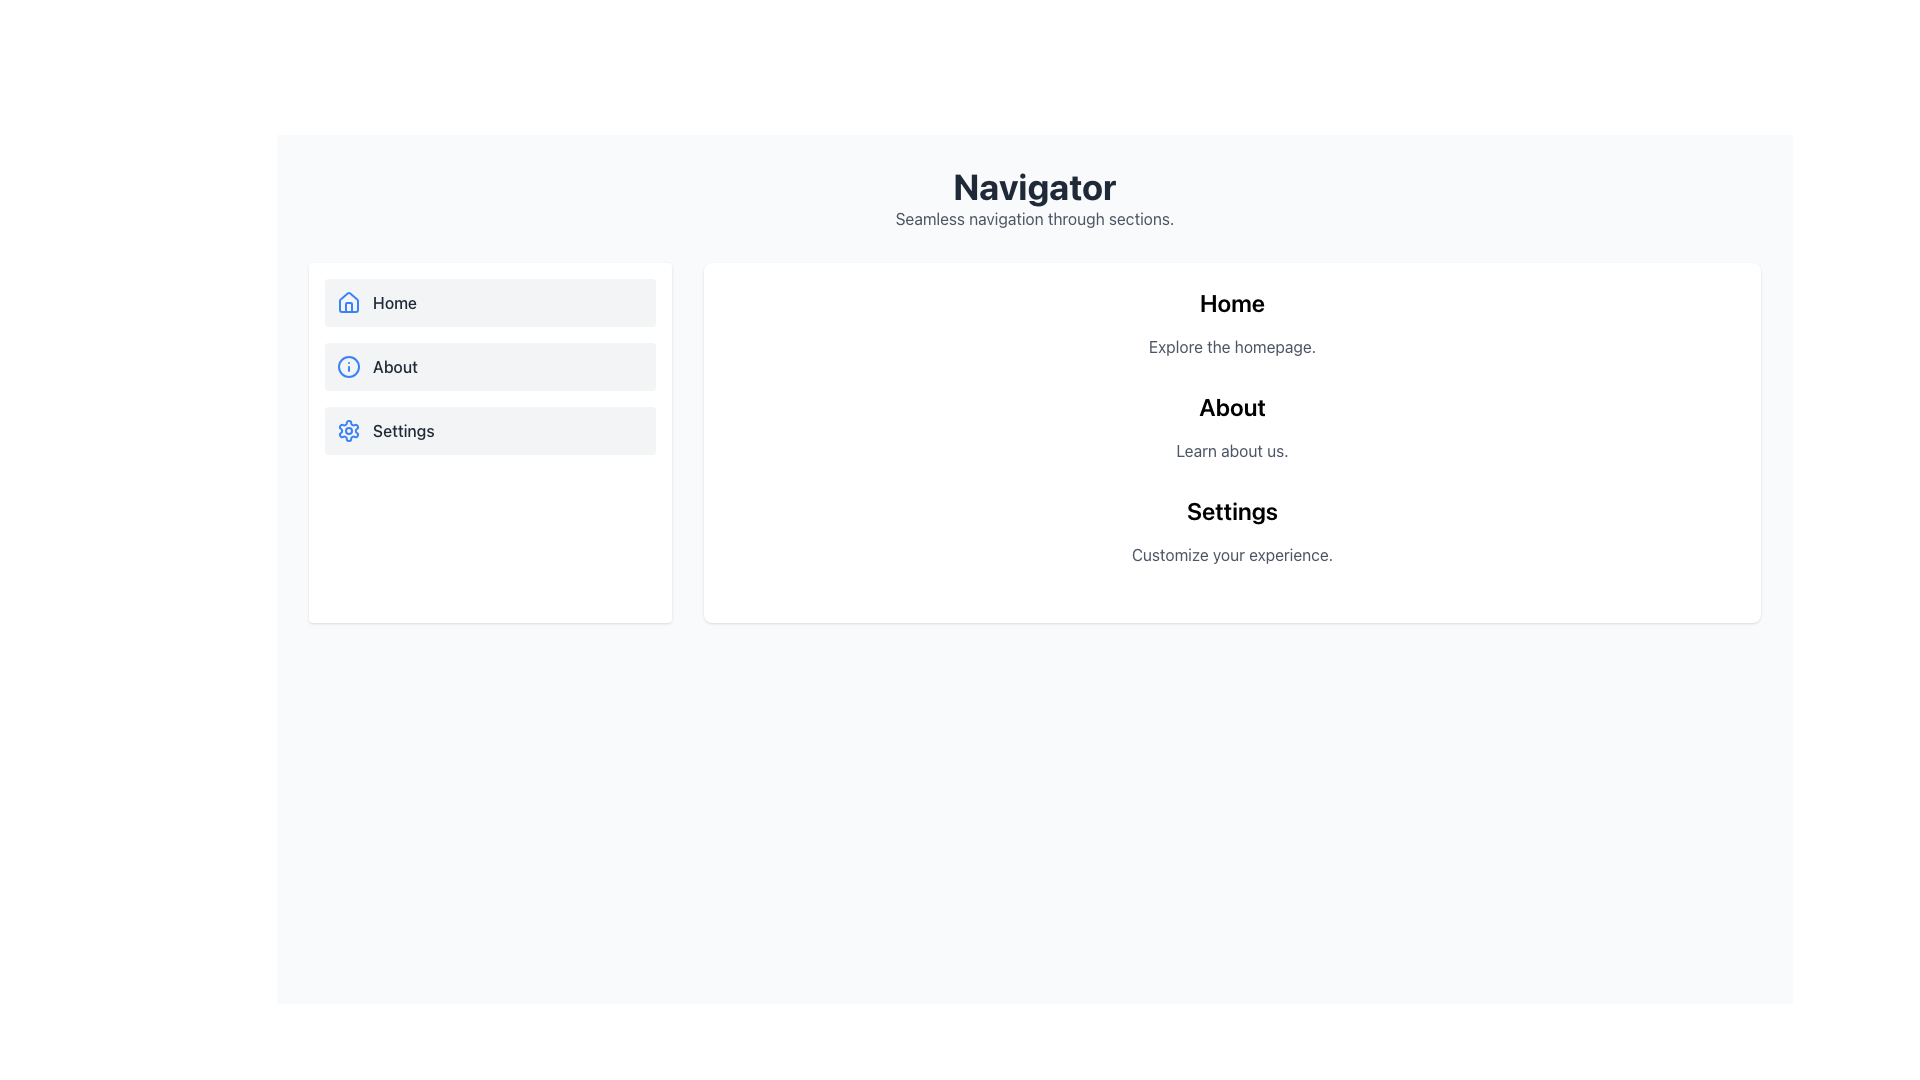 This screenshot has width=1920, height=1080. What do you see at coordinates (1231, 346) in the screenshot?
I see `the text label displaying 'Explore the homepage.' which is located beneath the title 'Home' in a vertically stacked layout` at bounding box center [1231, 346].